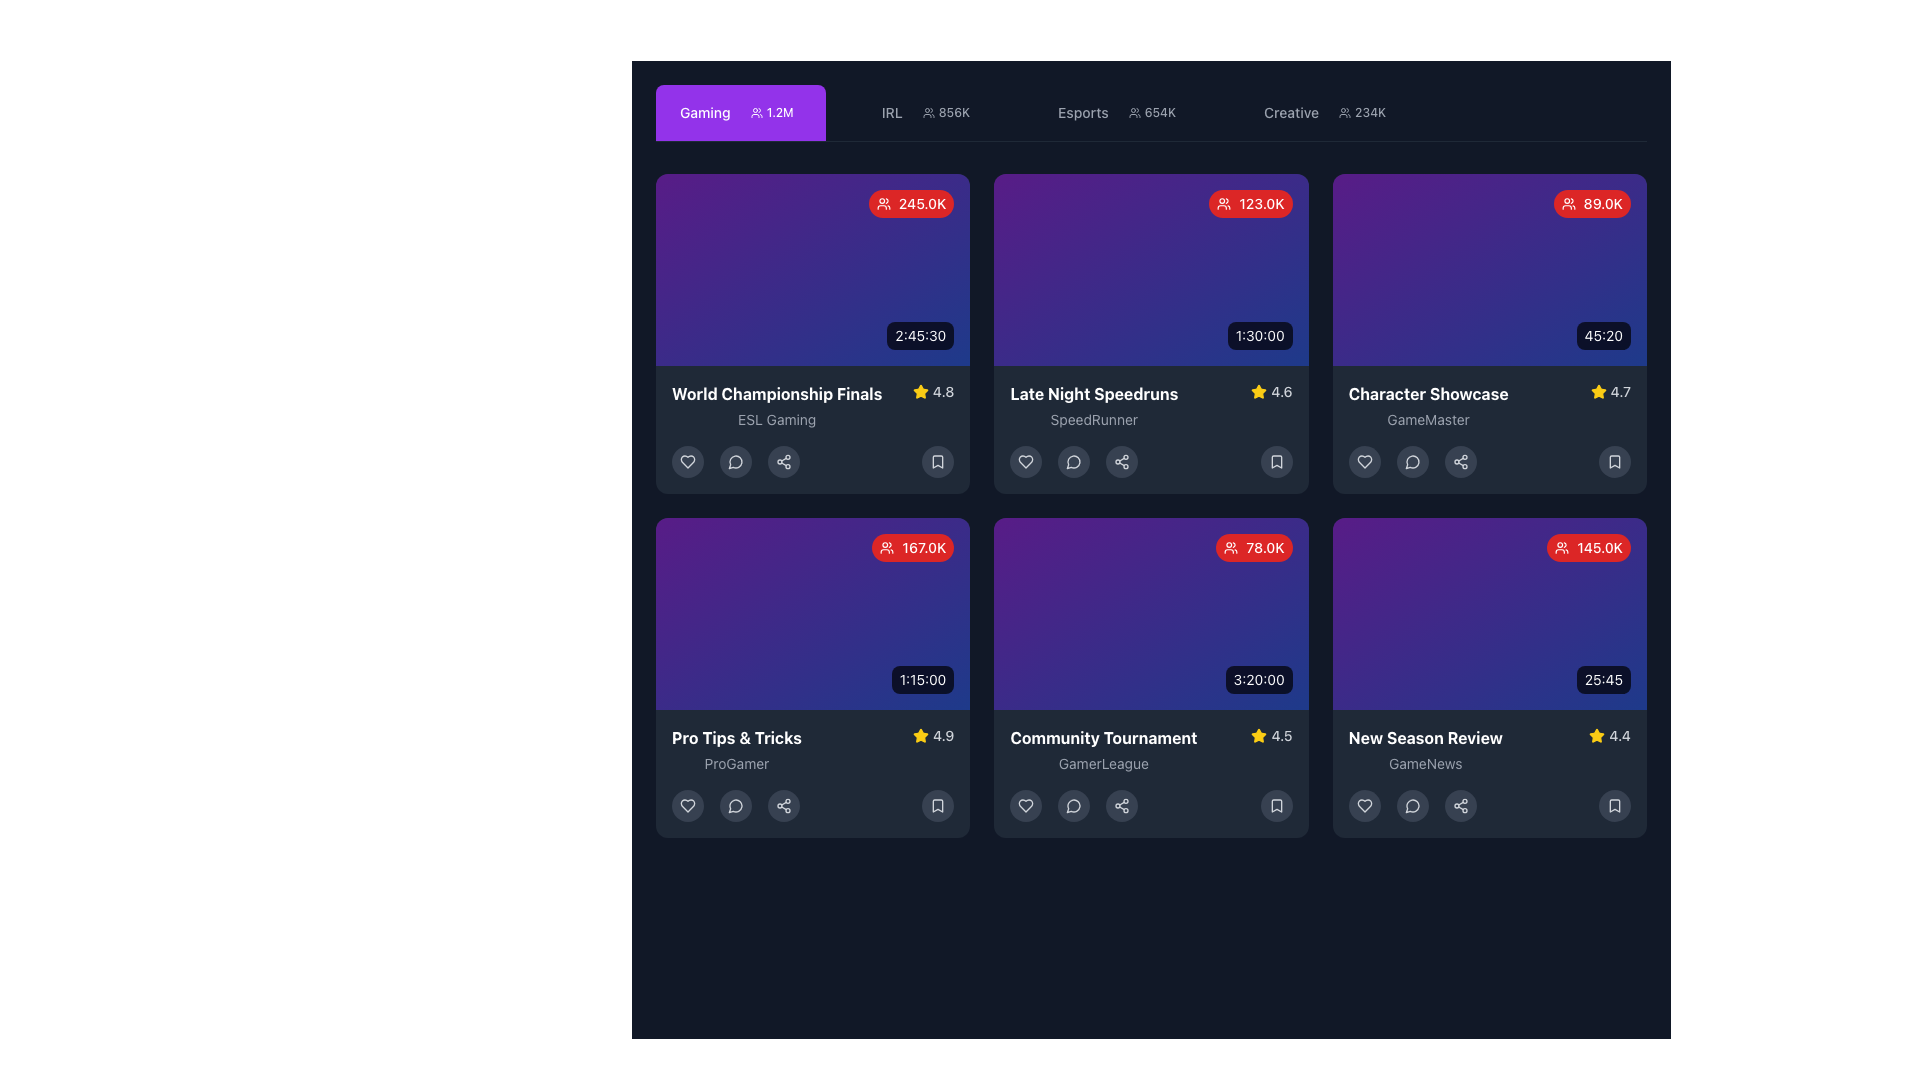  What do you see at coordinates (734, 462) in the screenshot?
I see `the chat icon located in the bottom row of icons in the second card from the left, which is the second icon from the left in this row` at bounding box center [734, 462].